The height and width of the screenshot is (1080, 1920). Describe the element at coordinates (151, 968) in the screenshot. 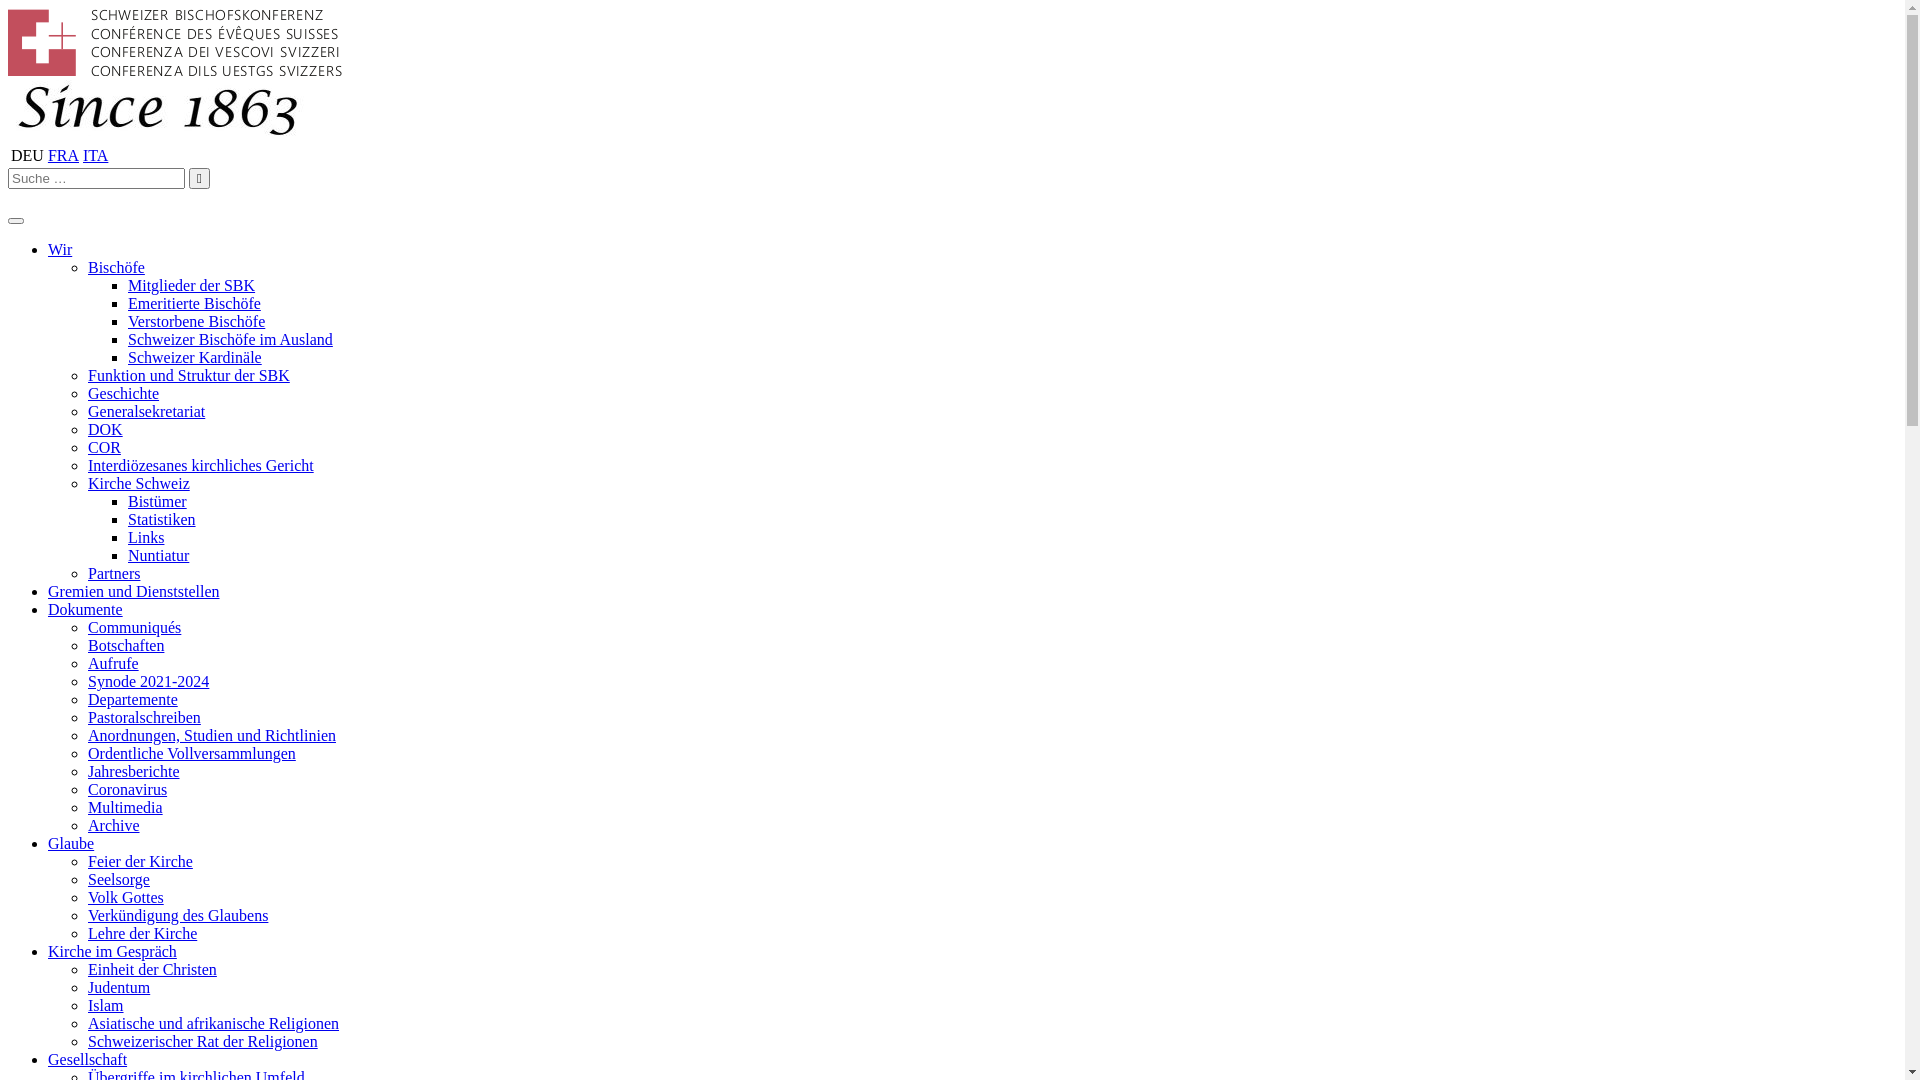

I see `'Einheit der Christen'` at that location.